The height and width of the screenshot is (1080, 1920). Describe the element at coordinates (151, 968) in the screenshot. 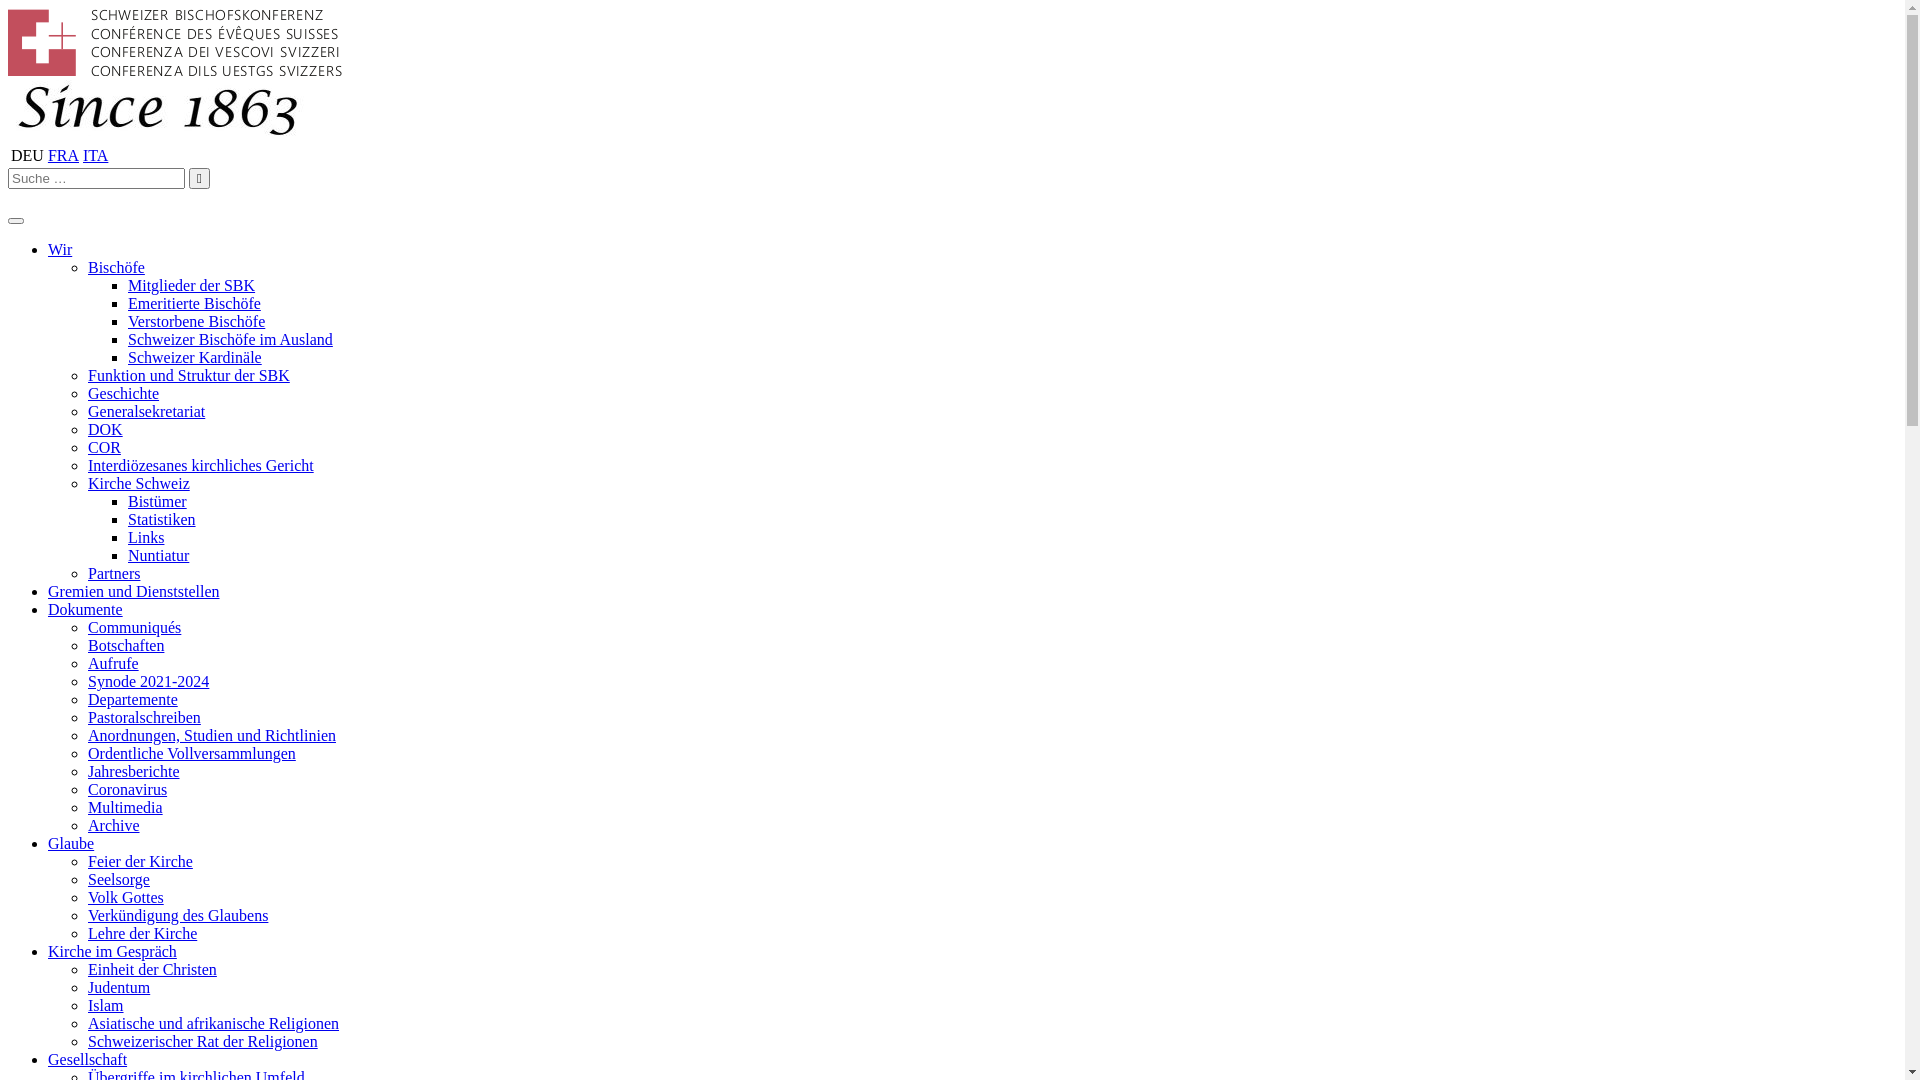

I see `'Einheit der Christen'` at that location.